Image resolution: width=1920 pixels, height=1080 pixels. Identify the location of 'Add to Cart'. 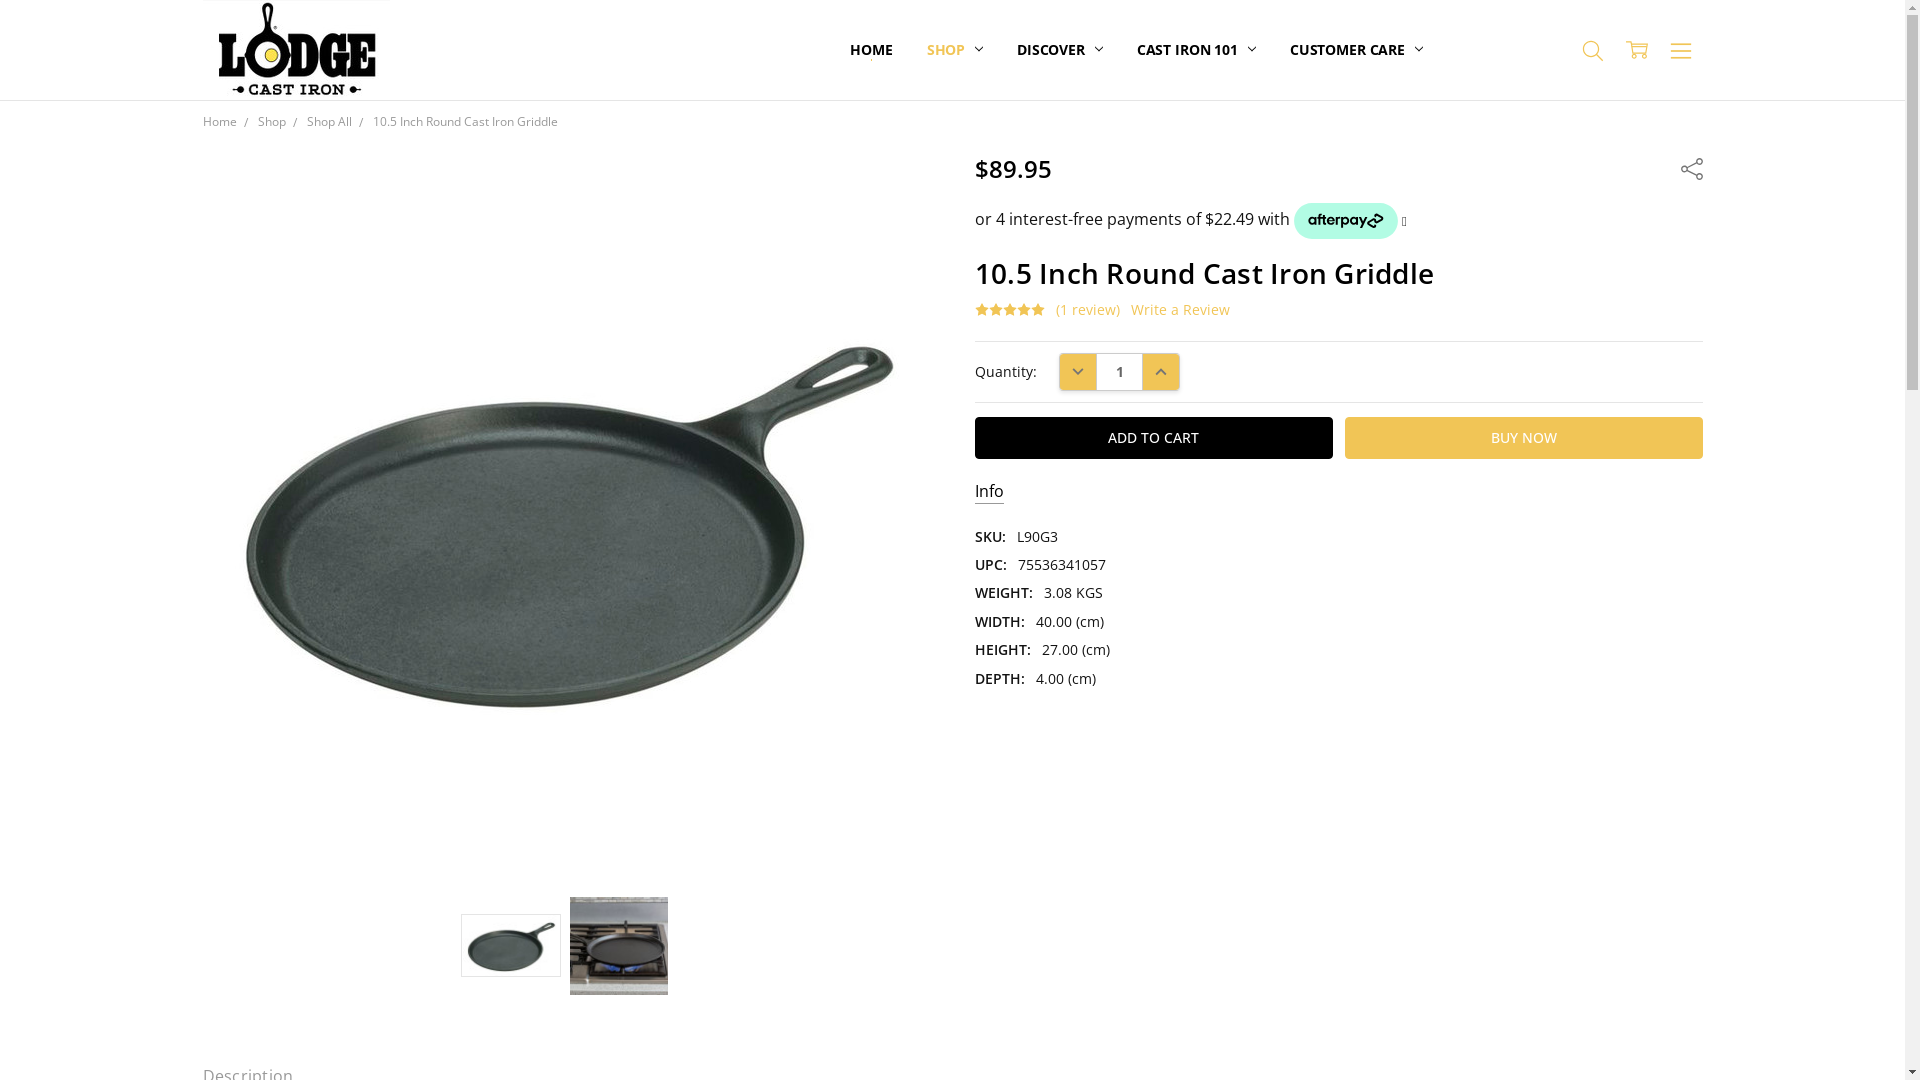
(1153, 437).